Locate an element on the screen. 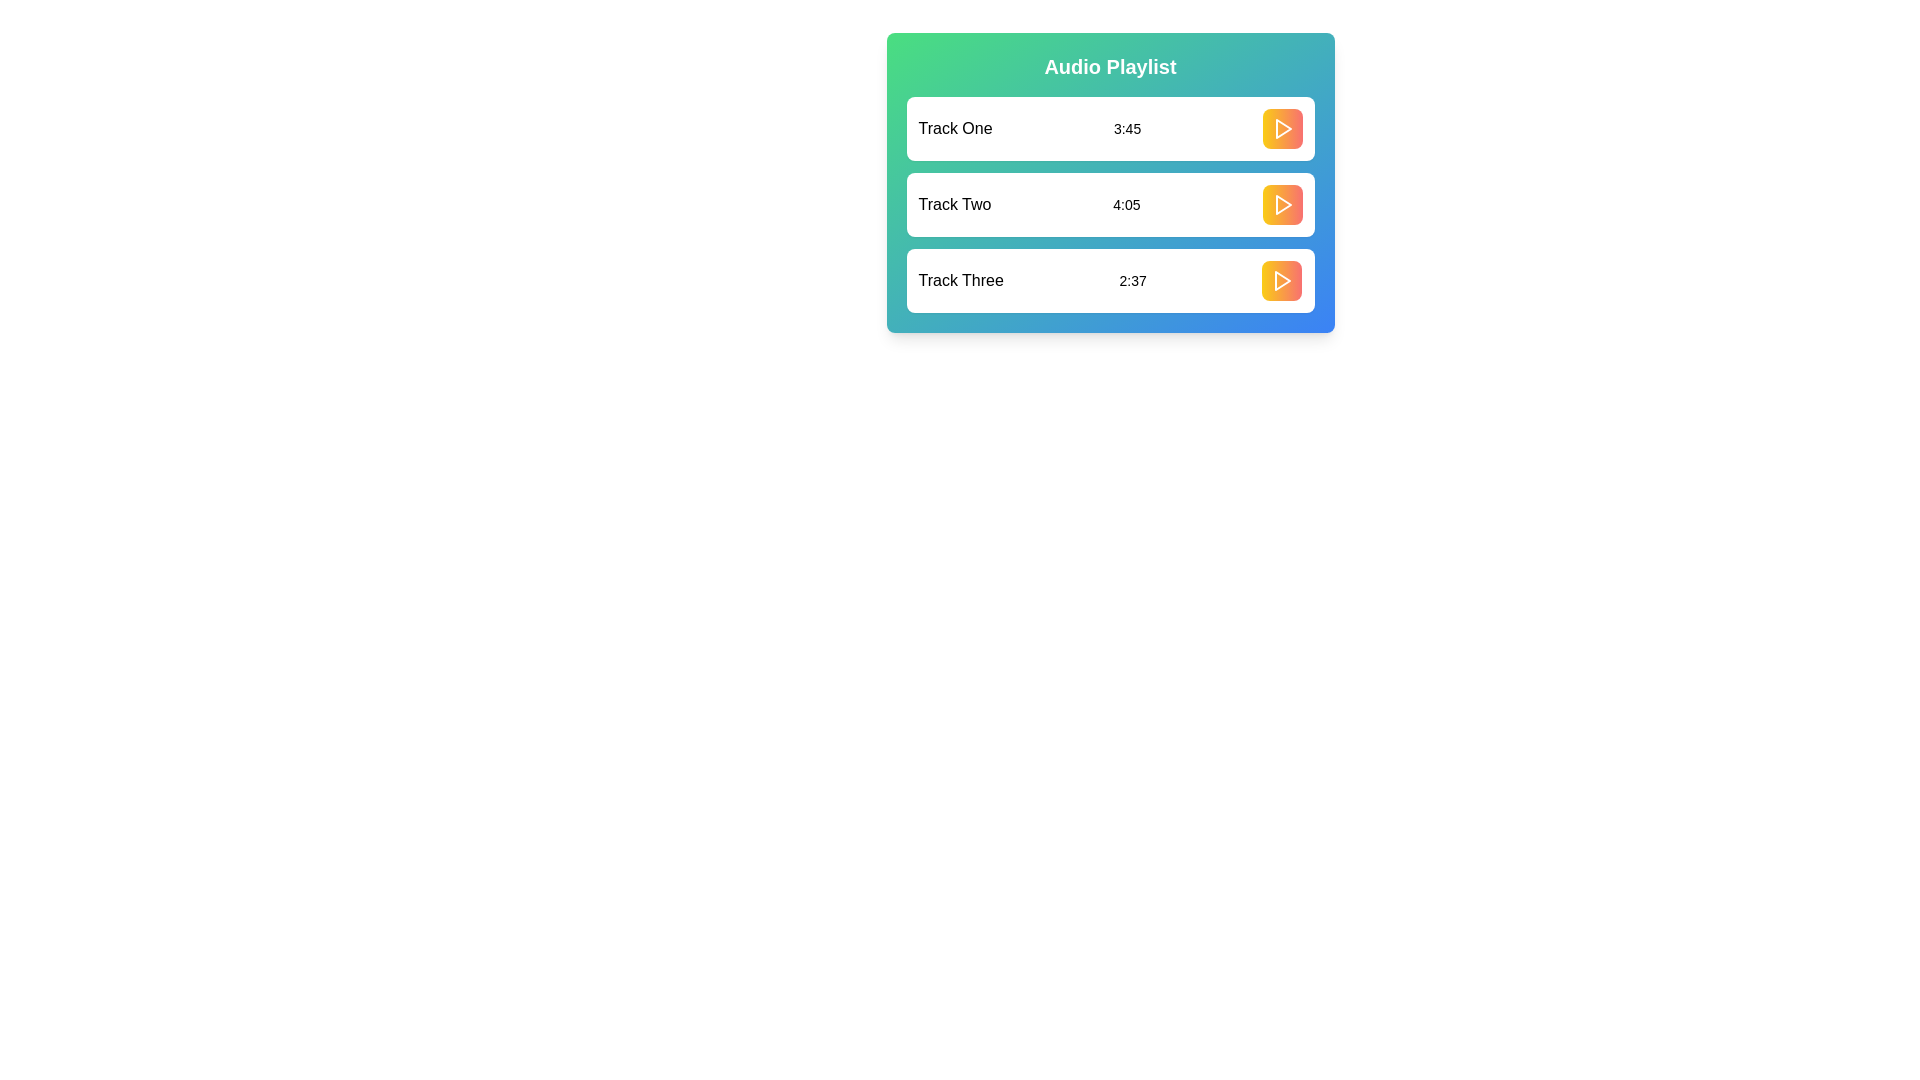 Image resolution: width=1920 pixels, height=1080 pixels. the small gradient button with a white play icon in the third row of the audio playlist titled 'Track Three' to play the track is located at coordinates (1281, 281).